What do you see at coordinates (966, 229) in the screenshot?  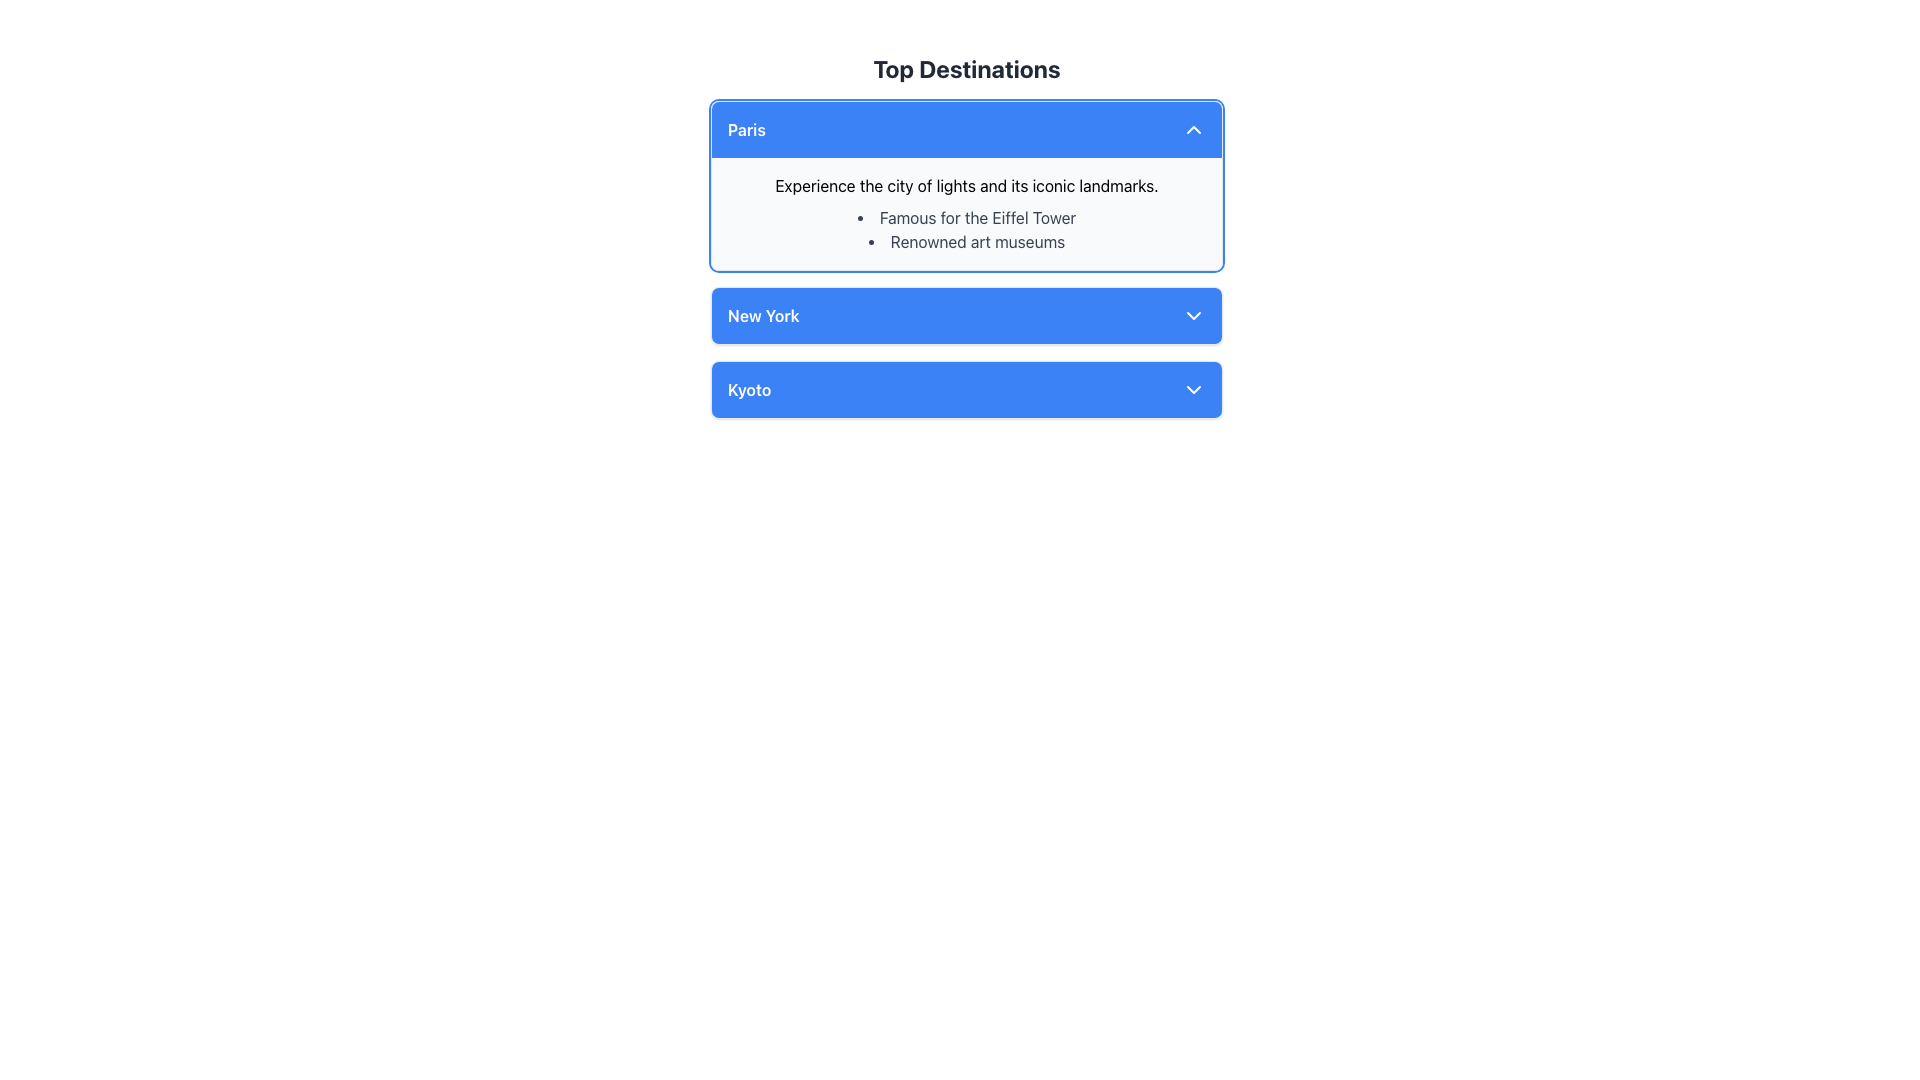 I see `the Text List (Bullet Points) containing 'Famous for the Eiffel Tower' and 'Renowned art museums' located under the 'Paris' section` at bounding box center [966, 229].